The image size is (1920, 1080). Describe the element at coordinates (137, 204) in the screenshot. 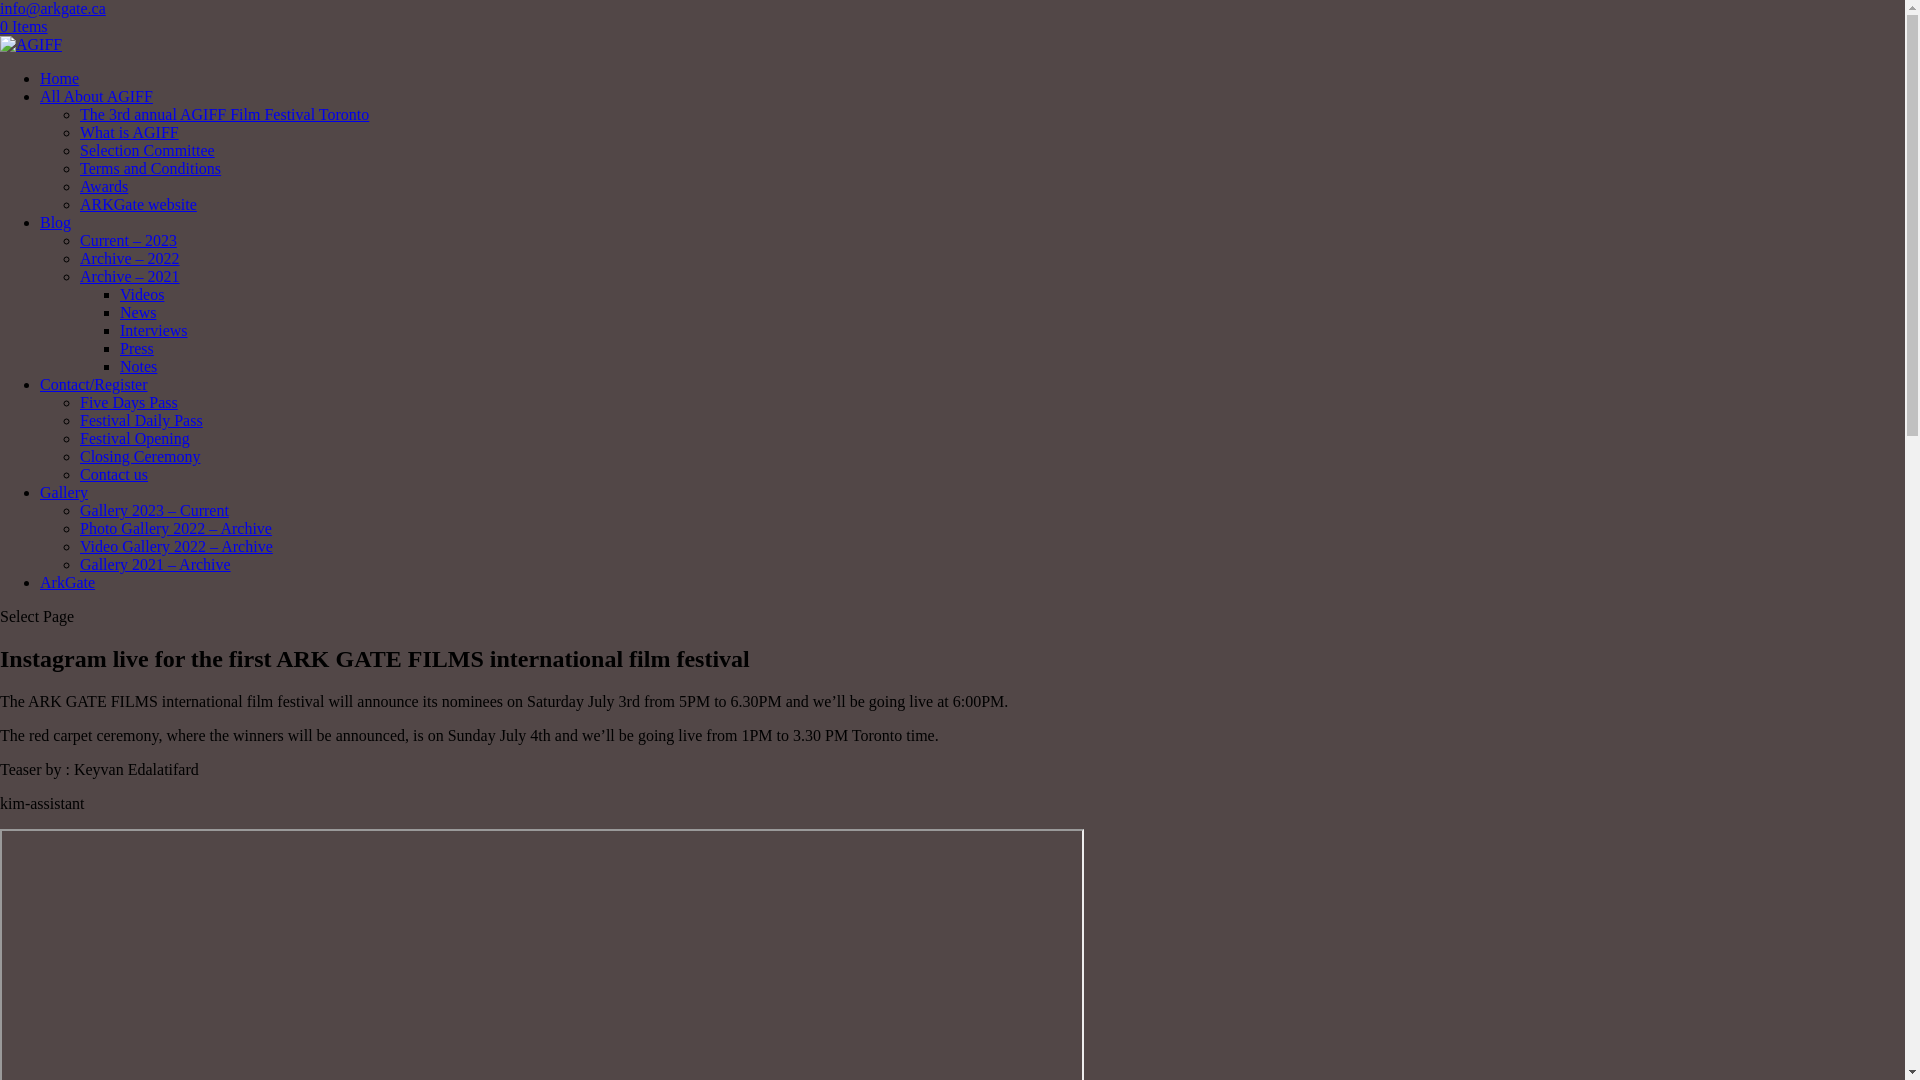

I see `'ARKGate website'` at that location.